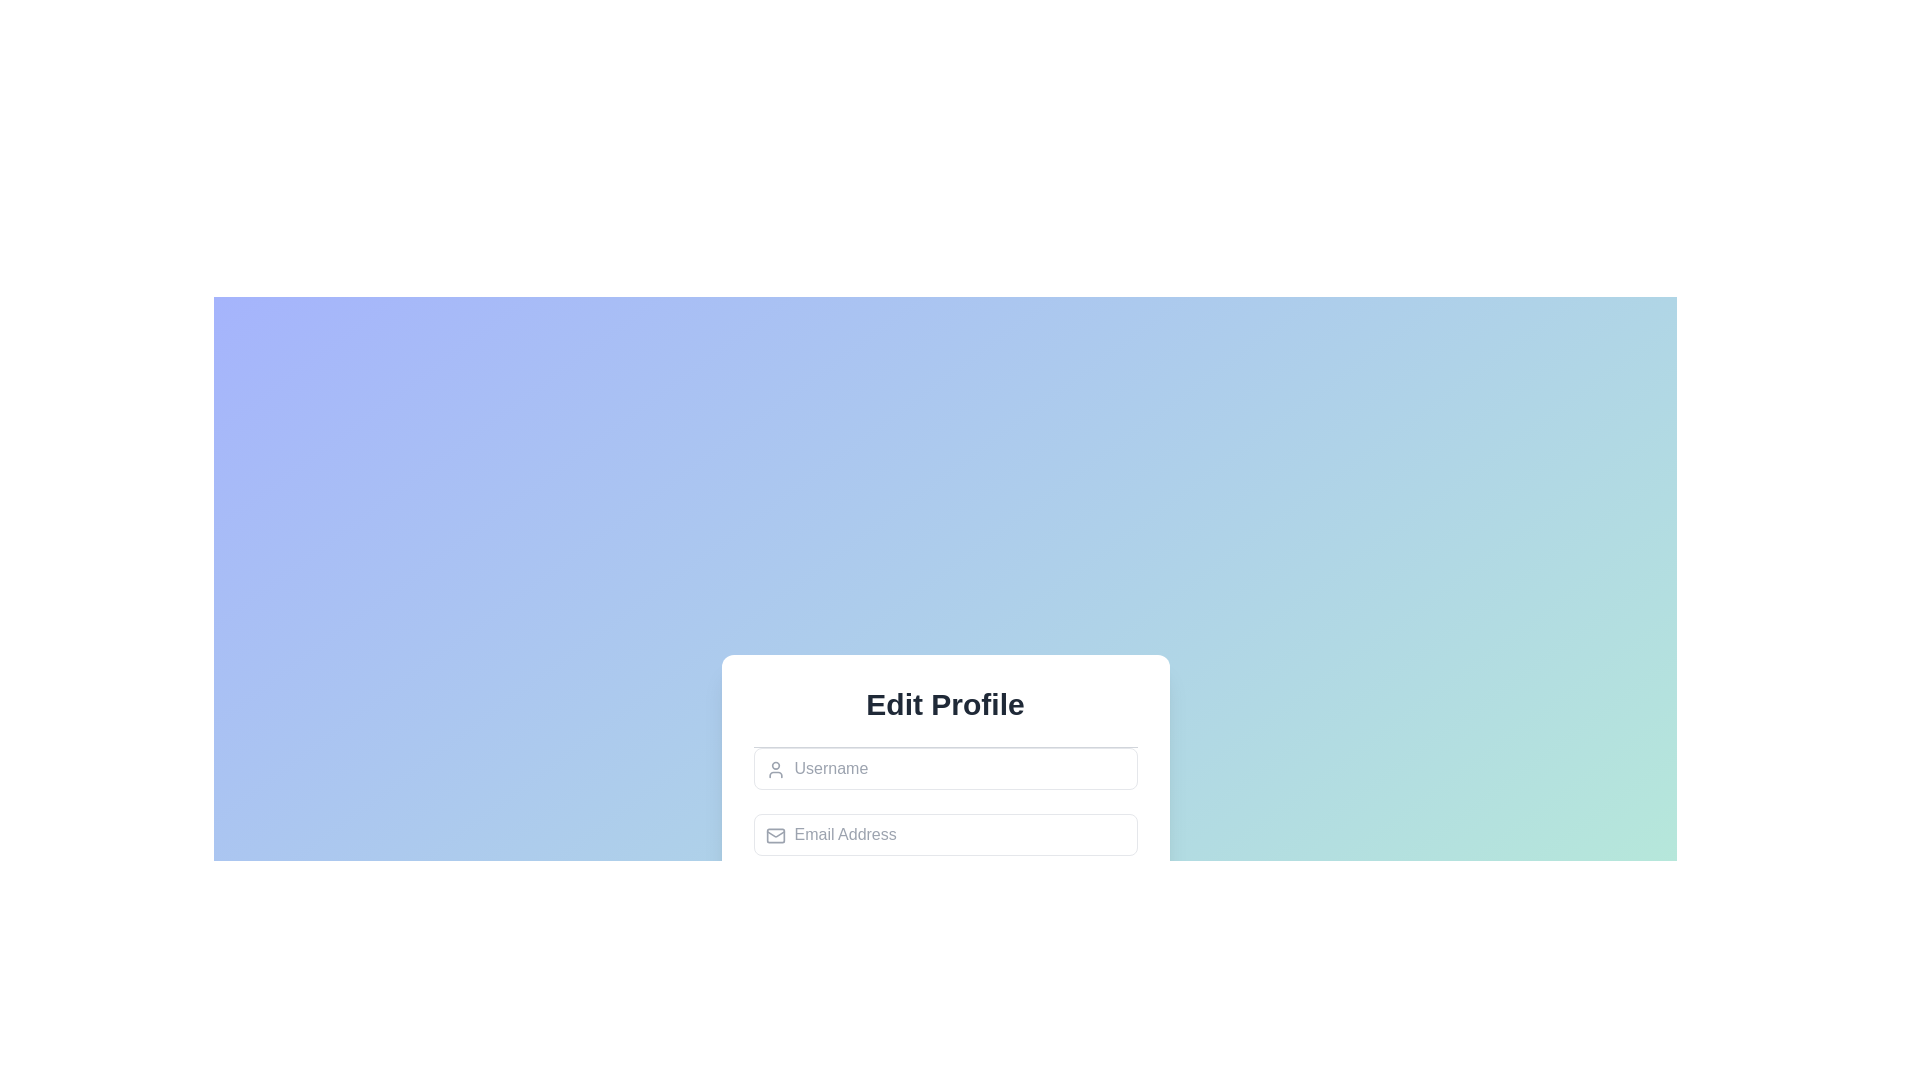 The image size is (1920, 1080). I want to click on the mail icon, which visually represents the email input field in the profile editing form, located to the left of the input field with the placeholder 'Email Address', so click(774, 836).